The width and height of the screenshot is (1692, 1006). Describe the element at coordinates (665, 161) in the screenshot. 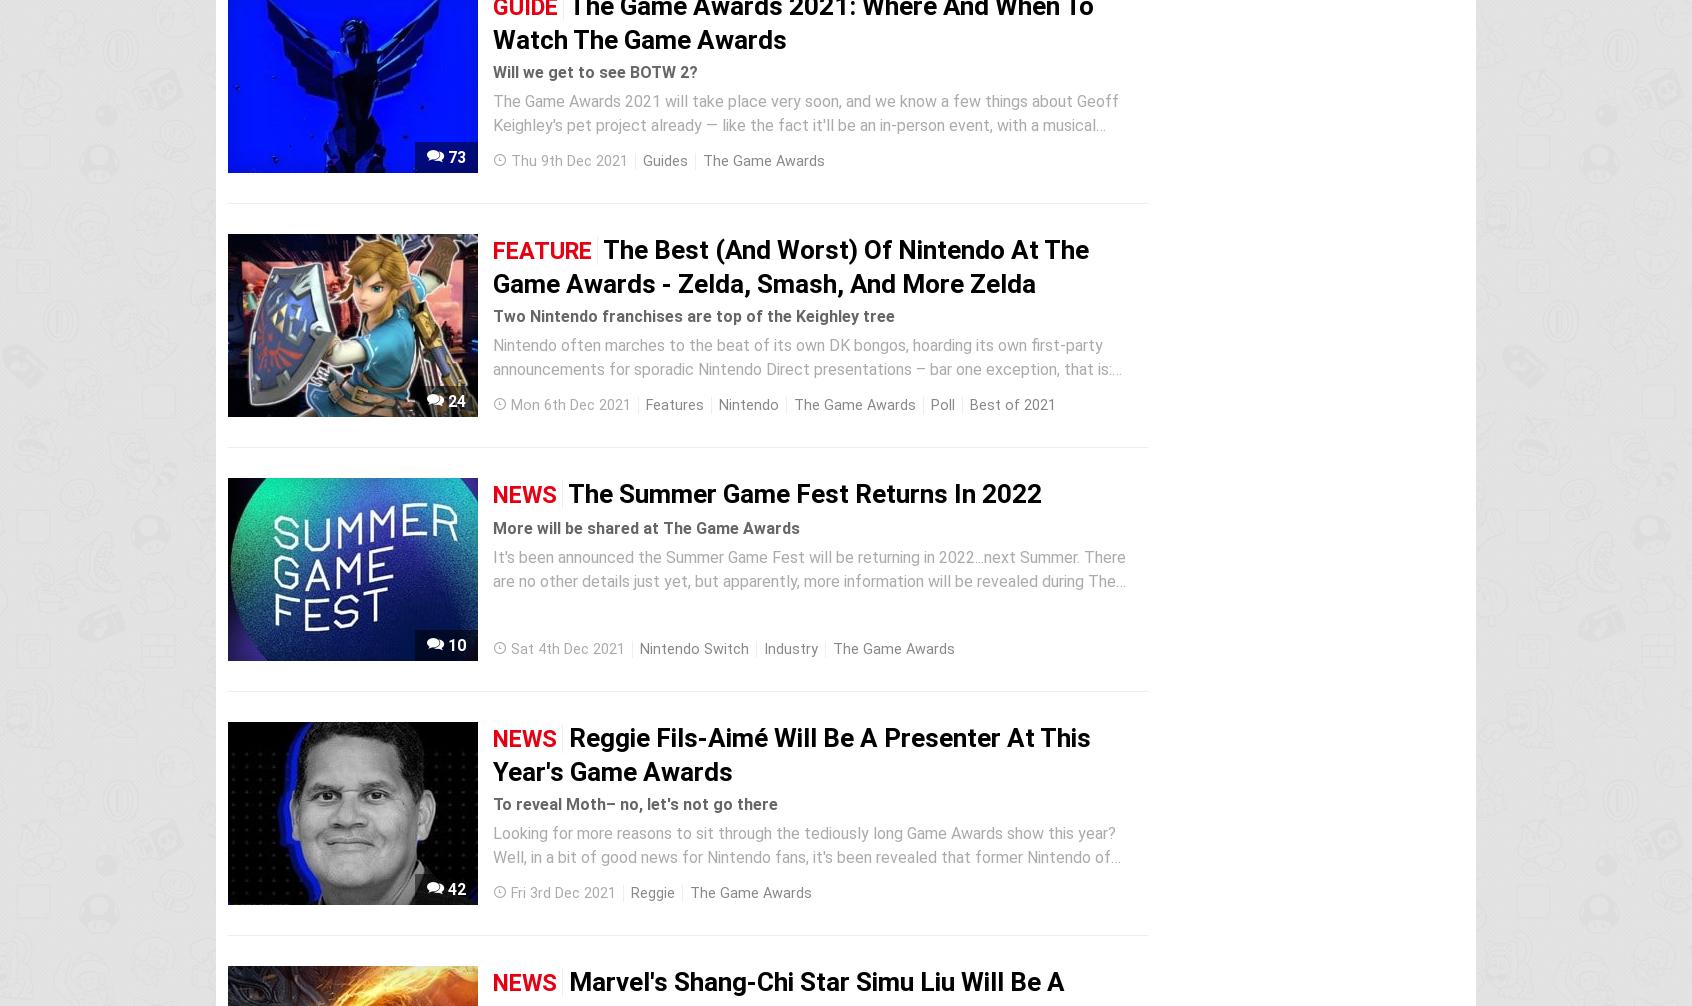

I see `'Guides'` at that location.